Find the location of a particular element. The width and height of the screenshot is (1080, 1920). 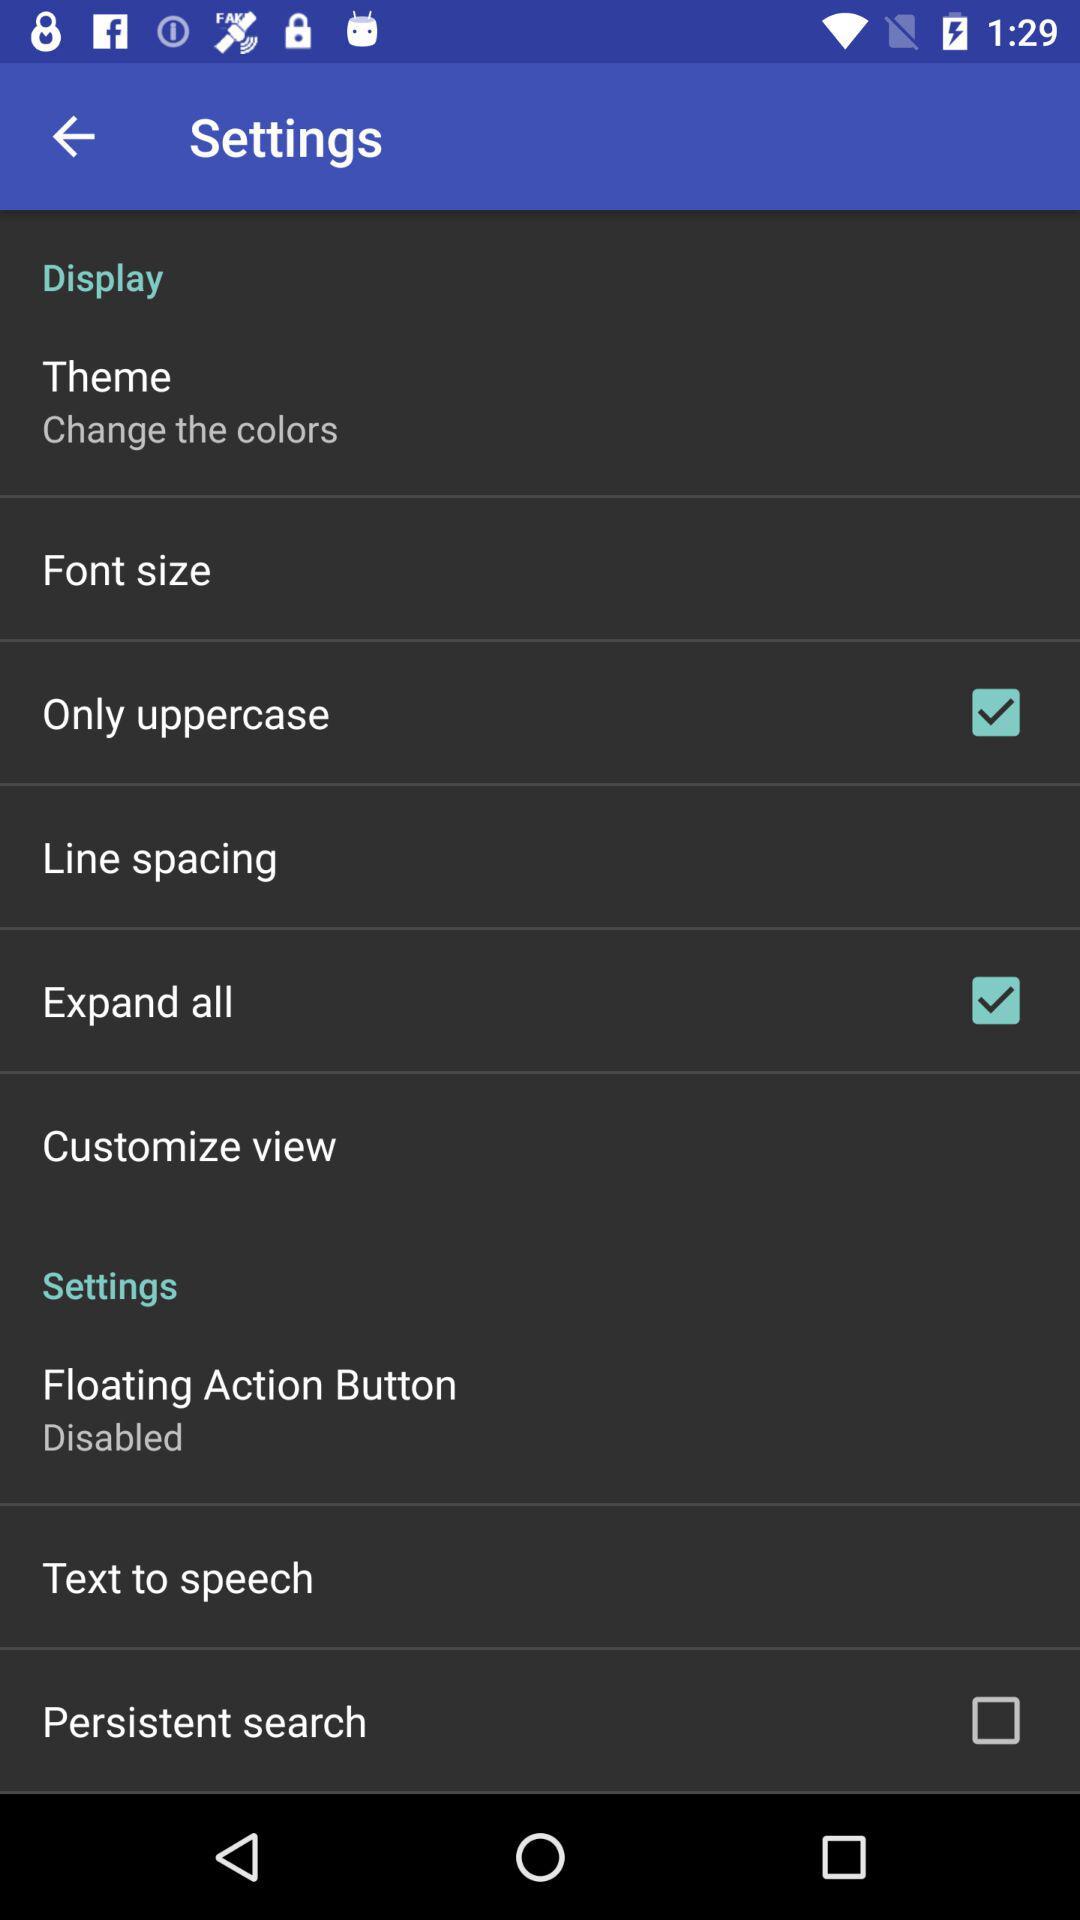

the icon above theme icon is located at coordinates (540, 254).